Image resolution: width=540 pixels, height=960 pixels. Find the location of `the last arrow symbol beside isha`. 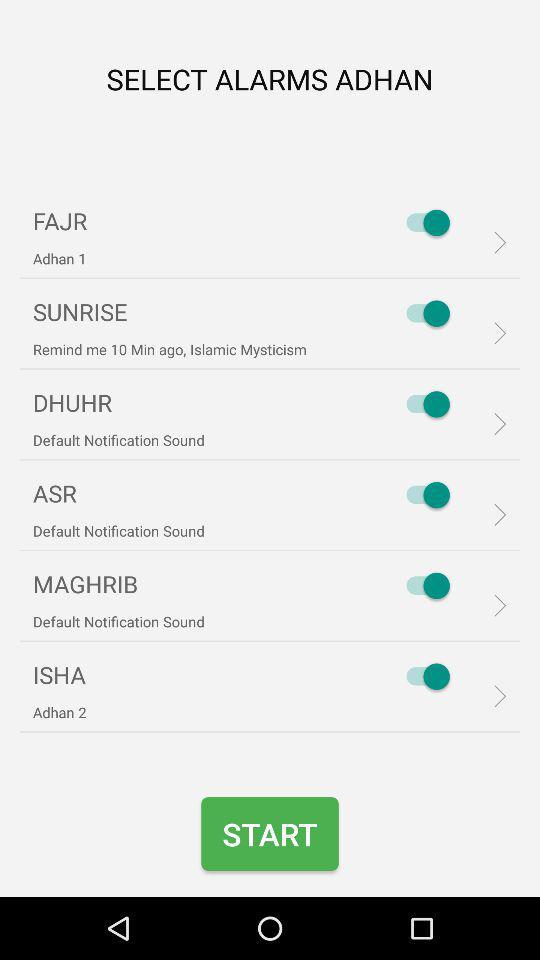

the last arrow symbol beside isha is located at coordinates (492, 696).